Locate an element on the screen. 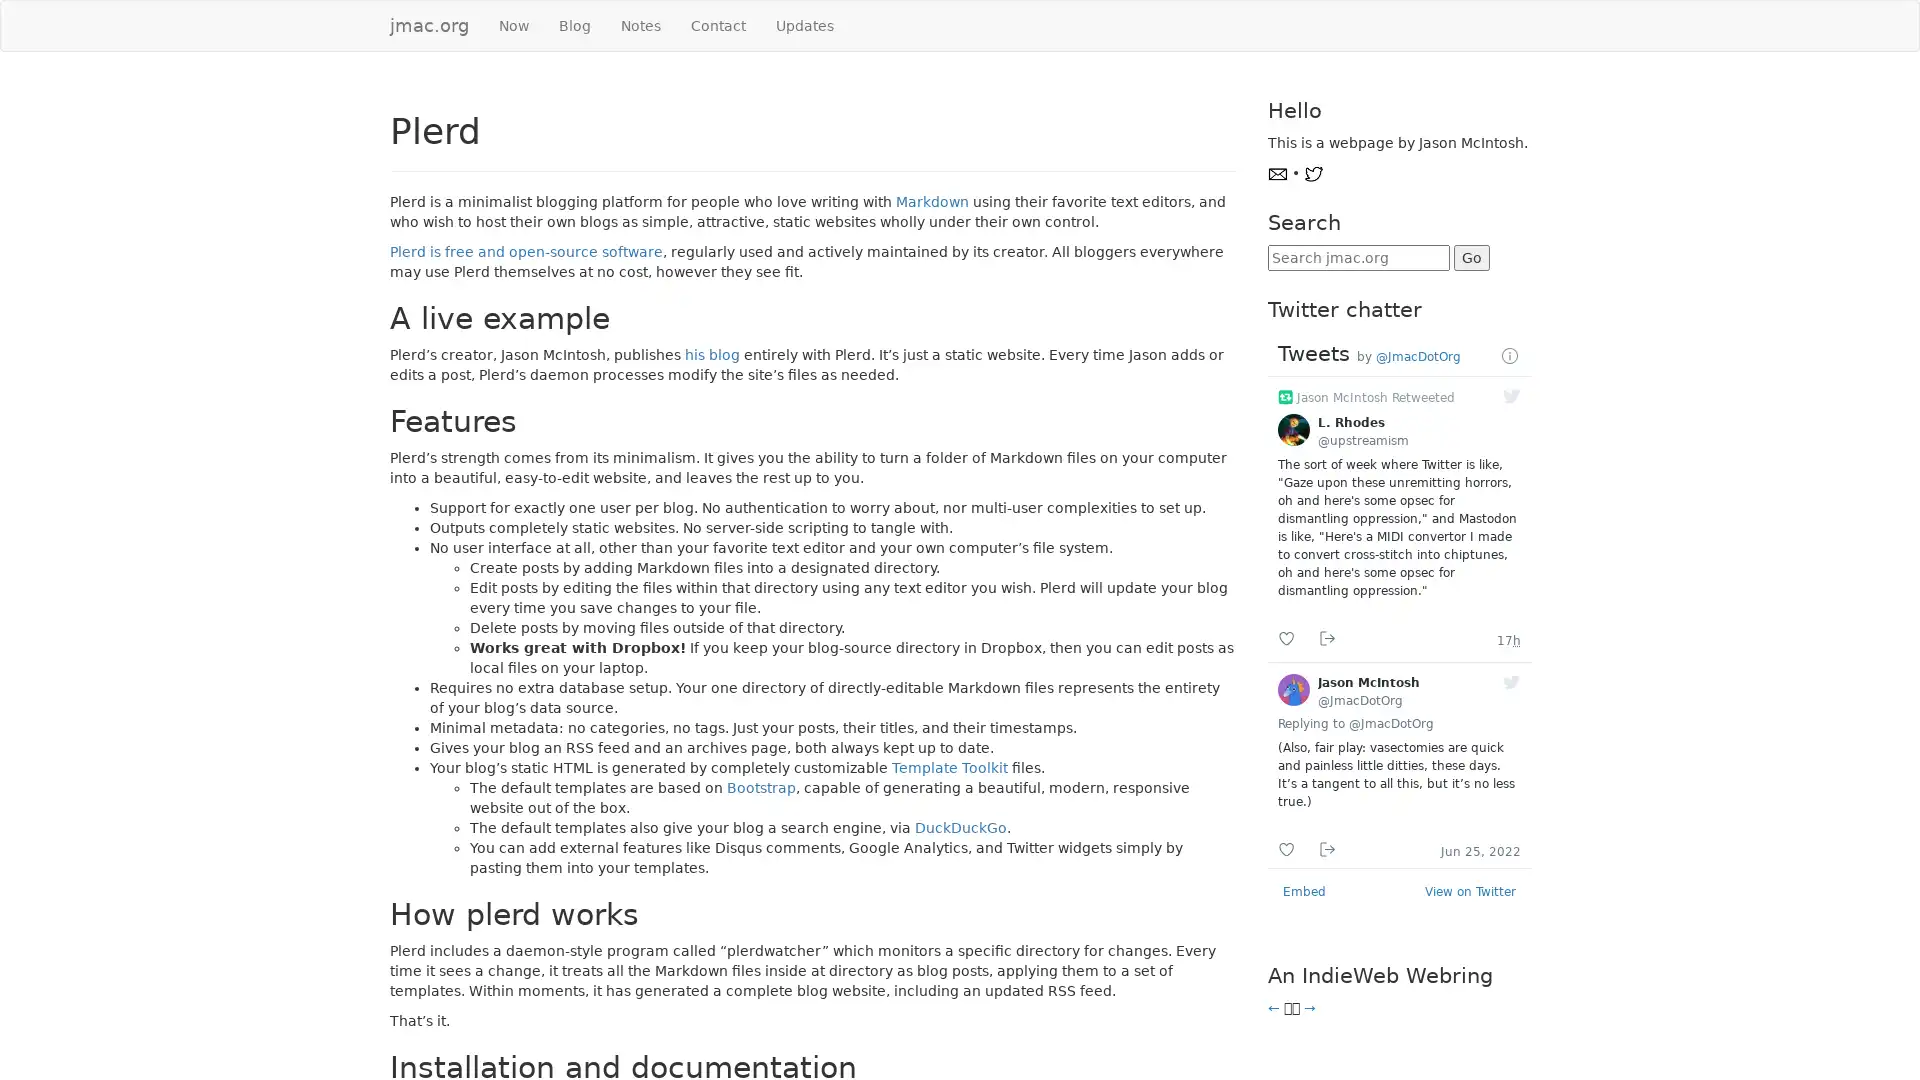  Go is located at coordinates (1470, 257).